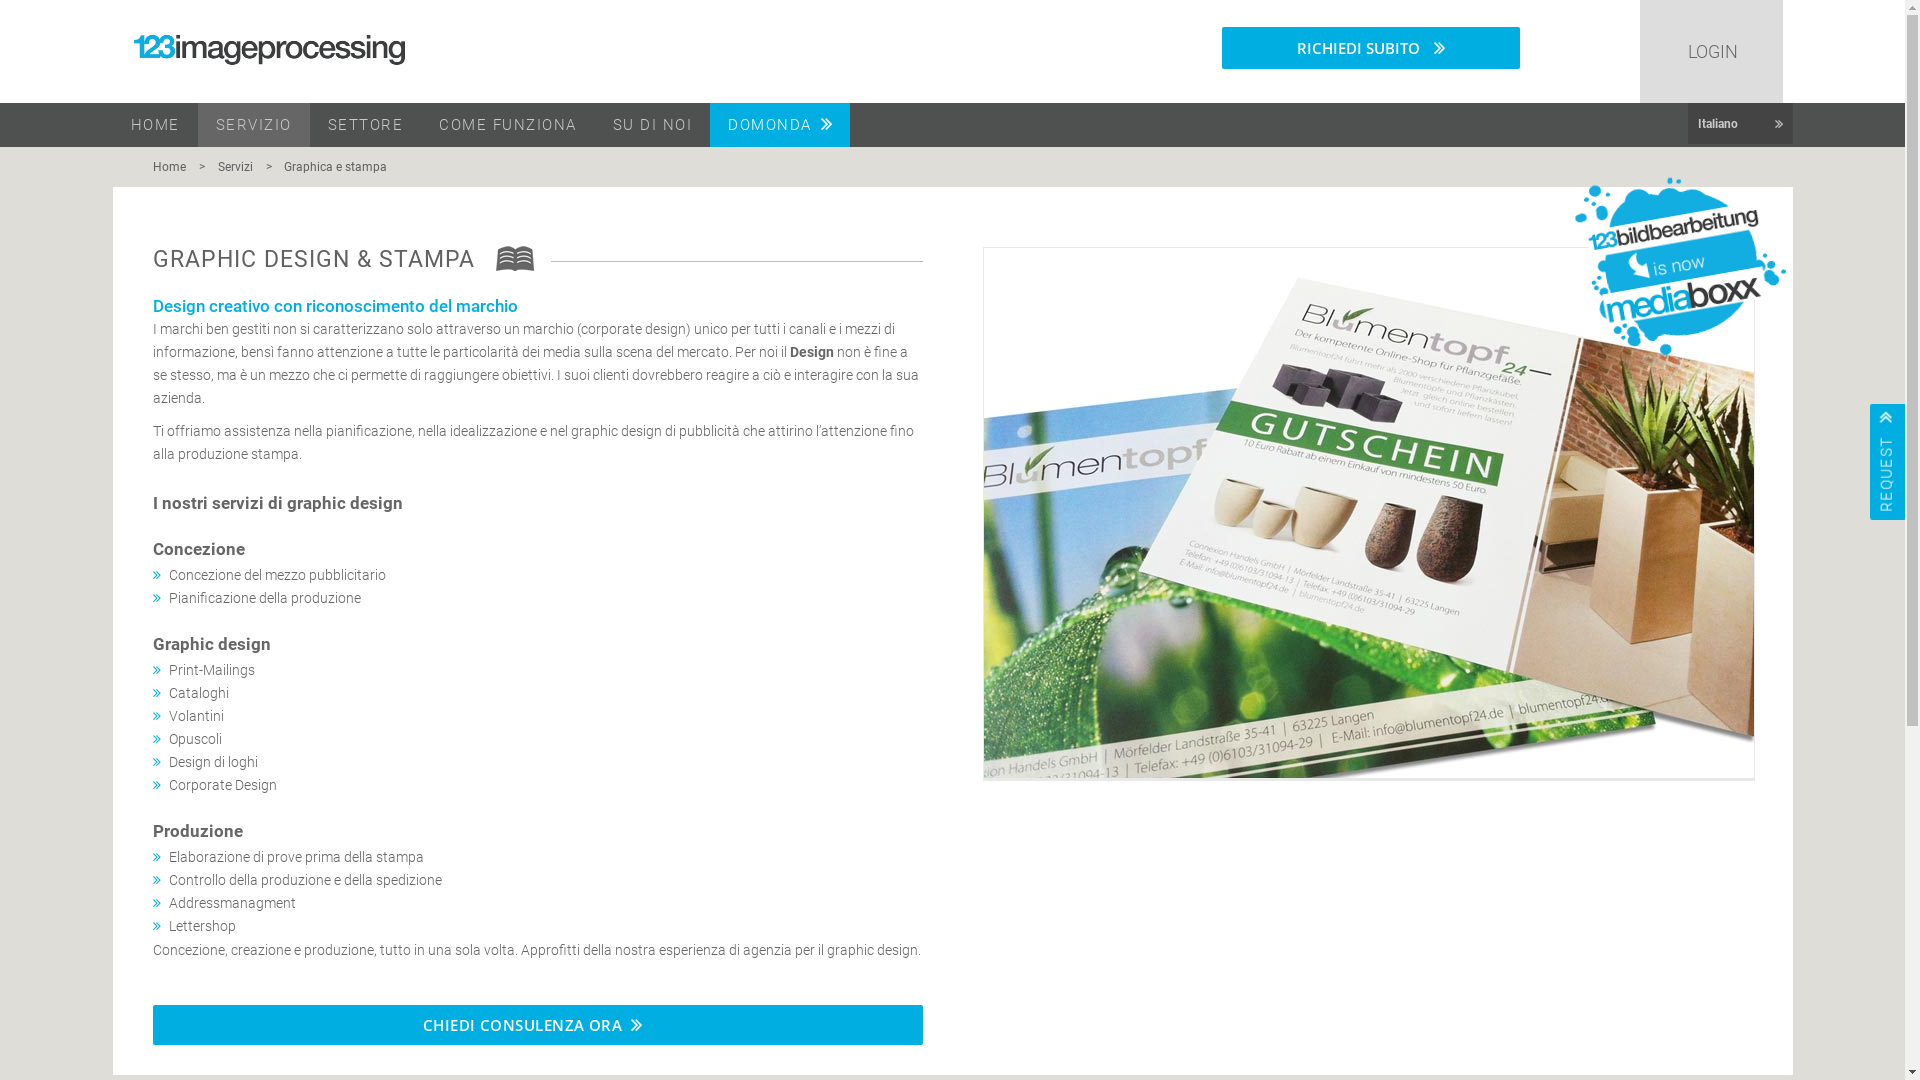  What do you see at coordinates (253, 124) in the screenshot?
I see `'SERVIZIO'` at bounding box center [253, 124].